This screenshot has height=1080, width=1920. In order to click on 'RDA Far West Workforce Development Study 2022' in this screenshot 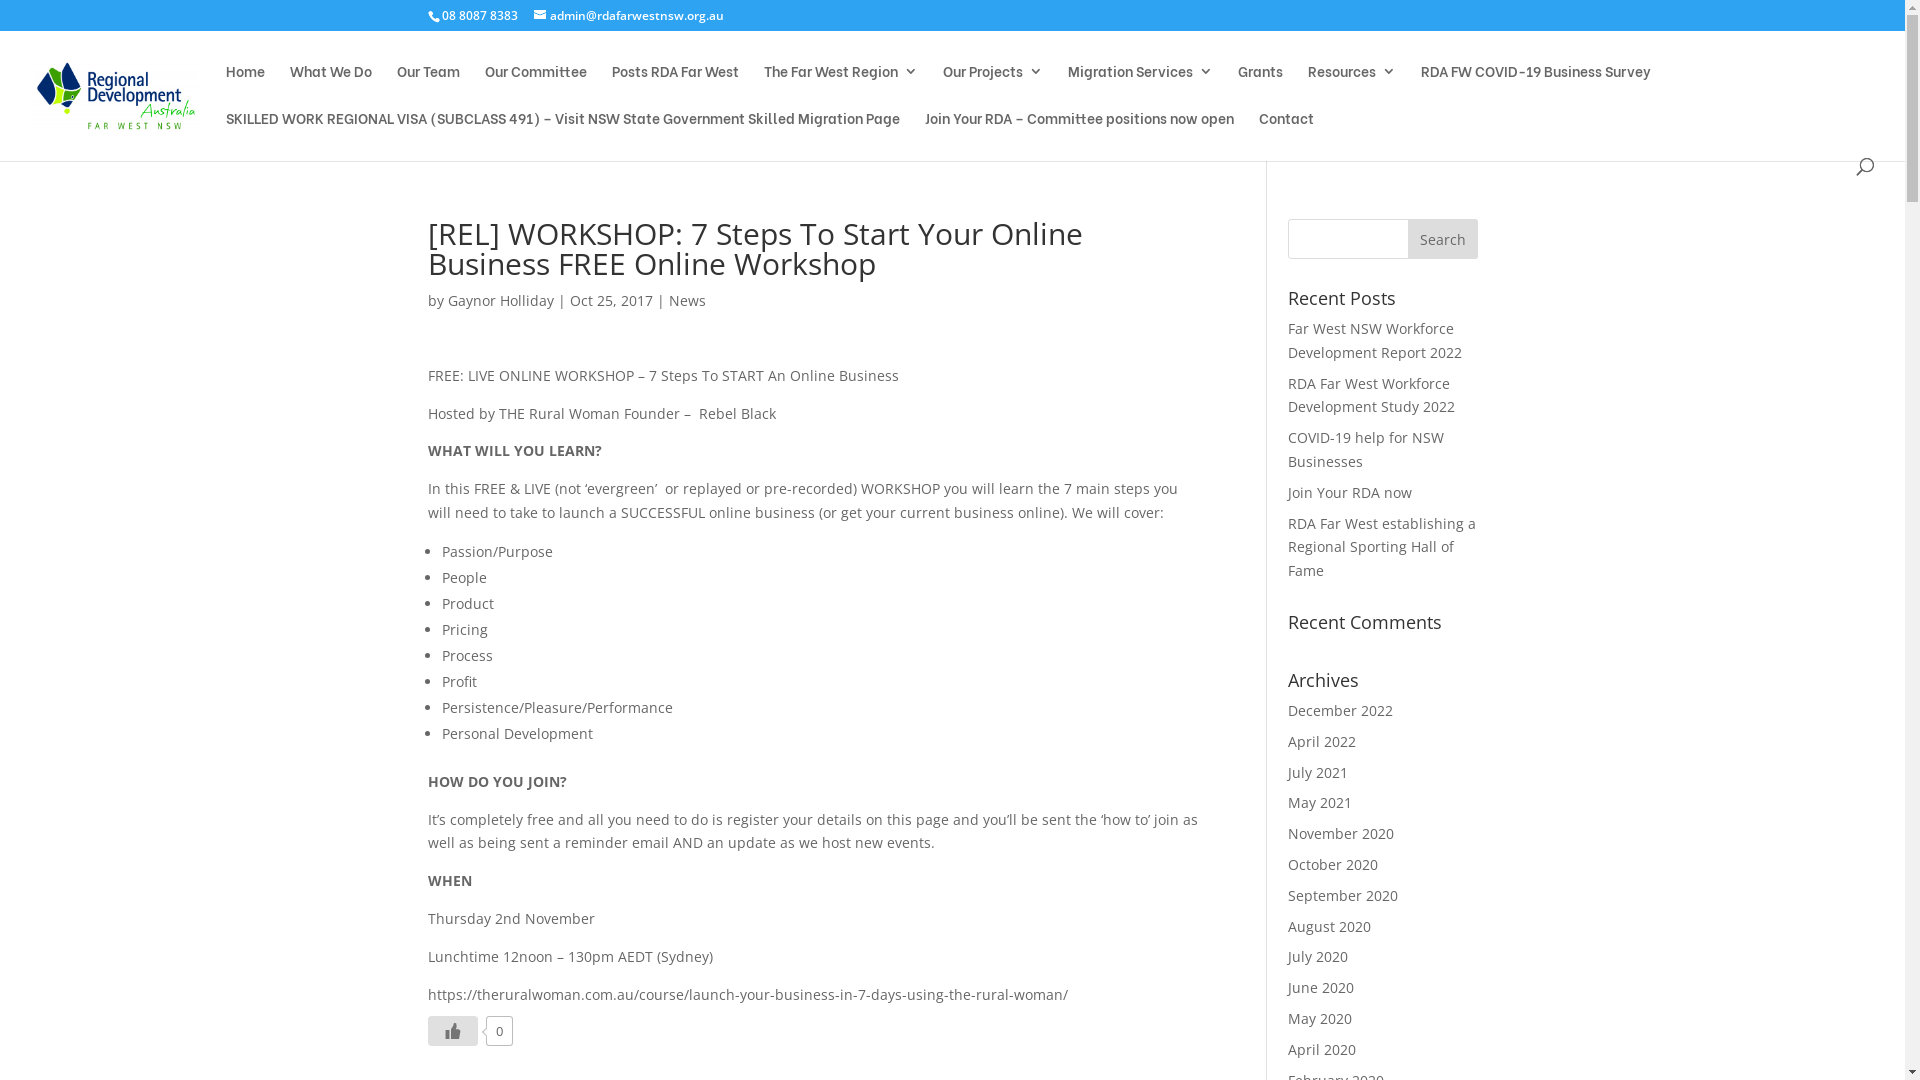, I will do `click(1370, 395)`.